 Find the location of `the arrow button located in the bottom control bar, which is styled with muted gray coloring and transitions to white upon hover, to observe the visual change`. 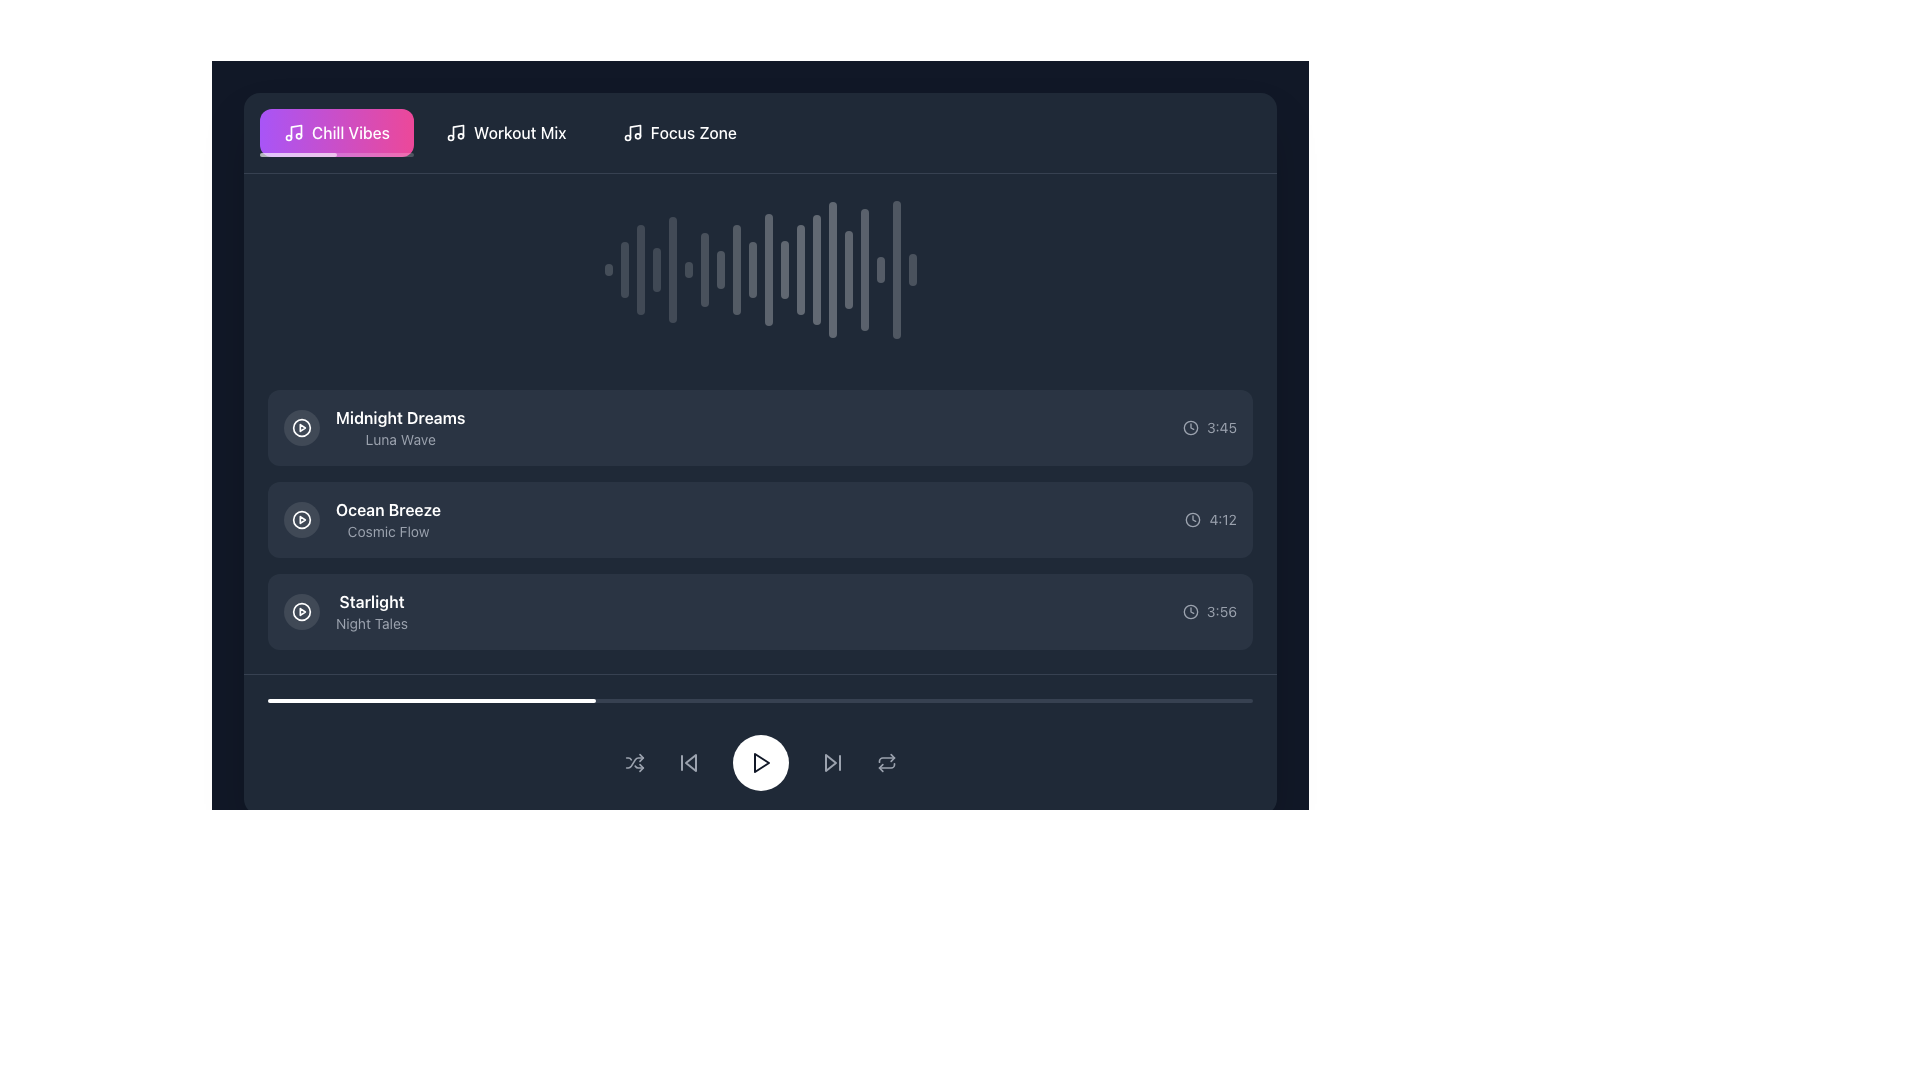

the arrow button located in the bottom control bar, which is styled with muted gray coloring and transitions to white upon hover, to observe the visual change is located at coordinates (832, 763).